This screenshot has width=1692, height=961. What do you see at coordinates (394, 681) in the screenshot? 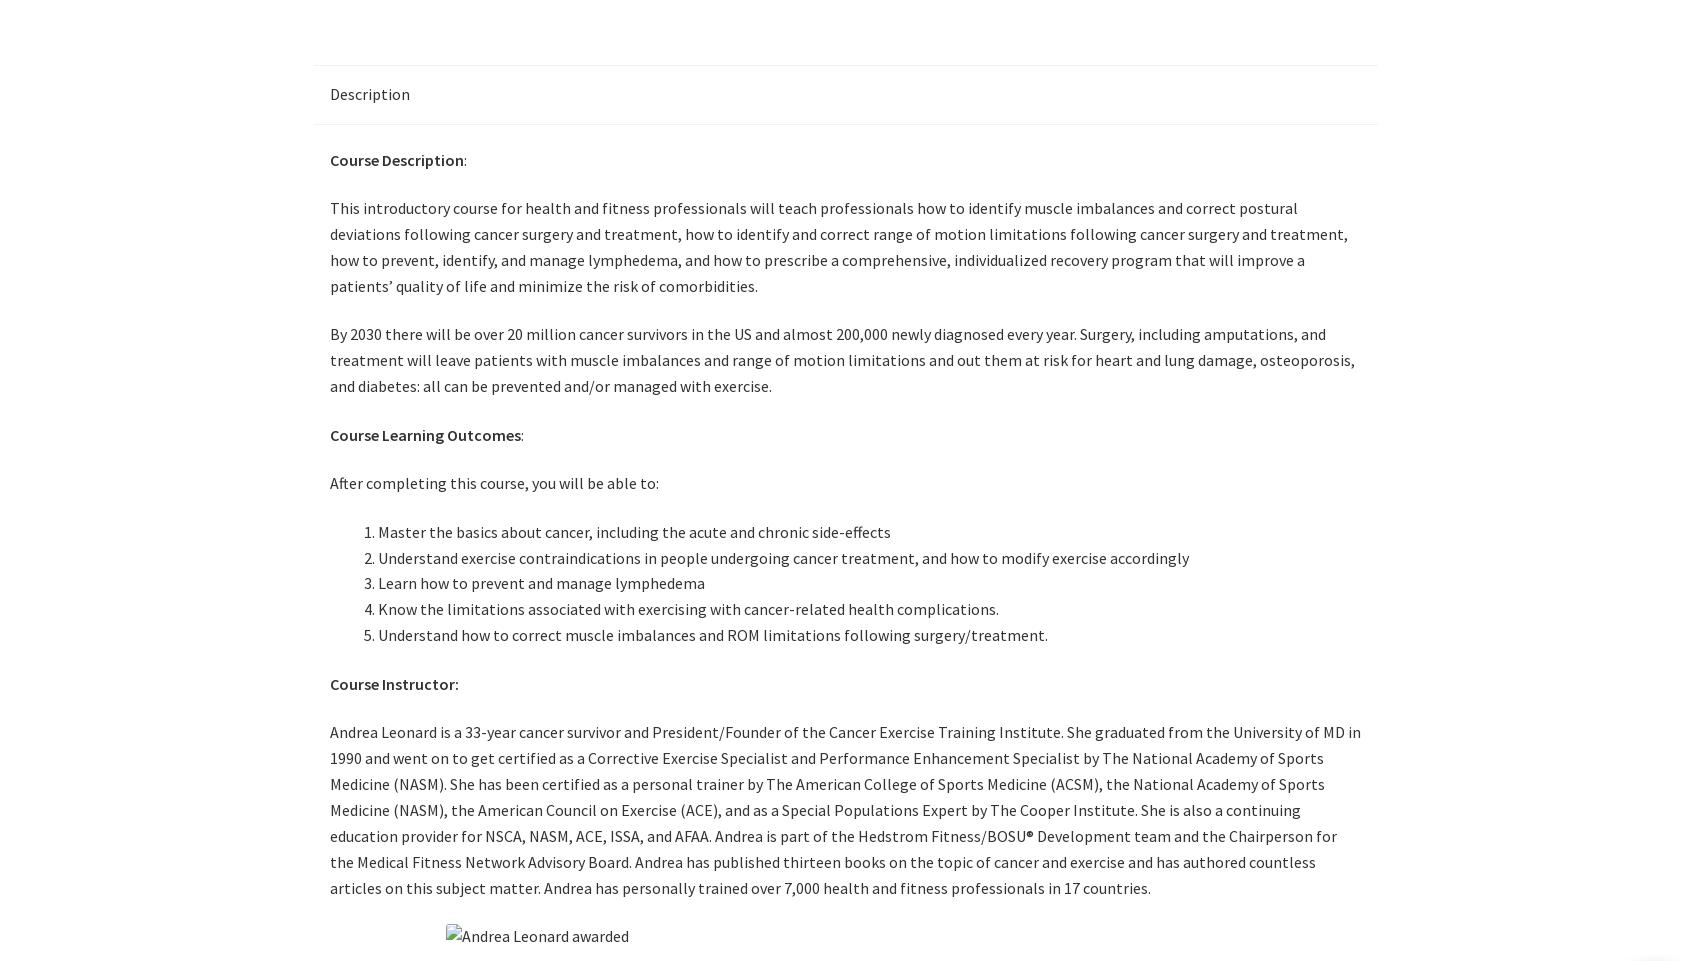
I see `'Course Instructor:'` at bounding box center [394, 681].